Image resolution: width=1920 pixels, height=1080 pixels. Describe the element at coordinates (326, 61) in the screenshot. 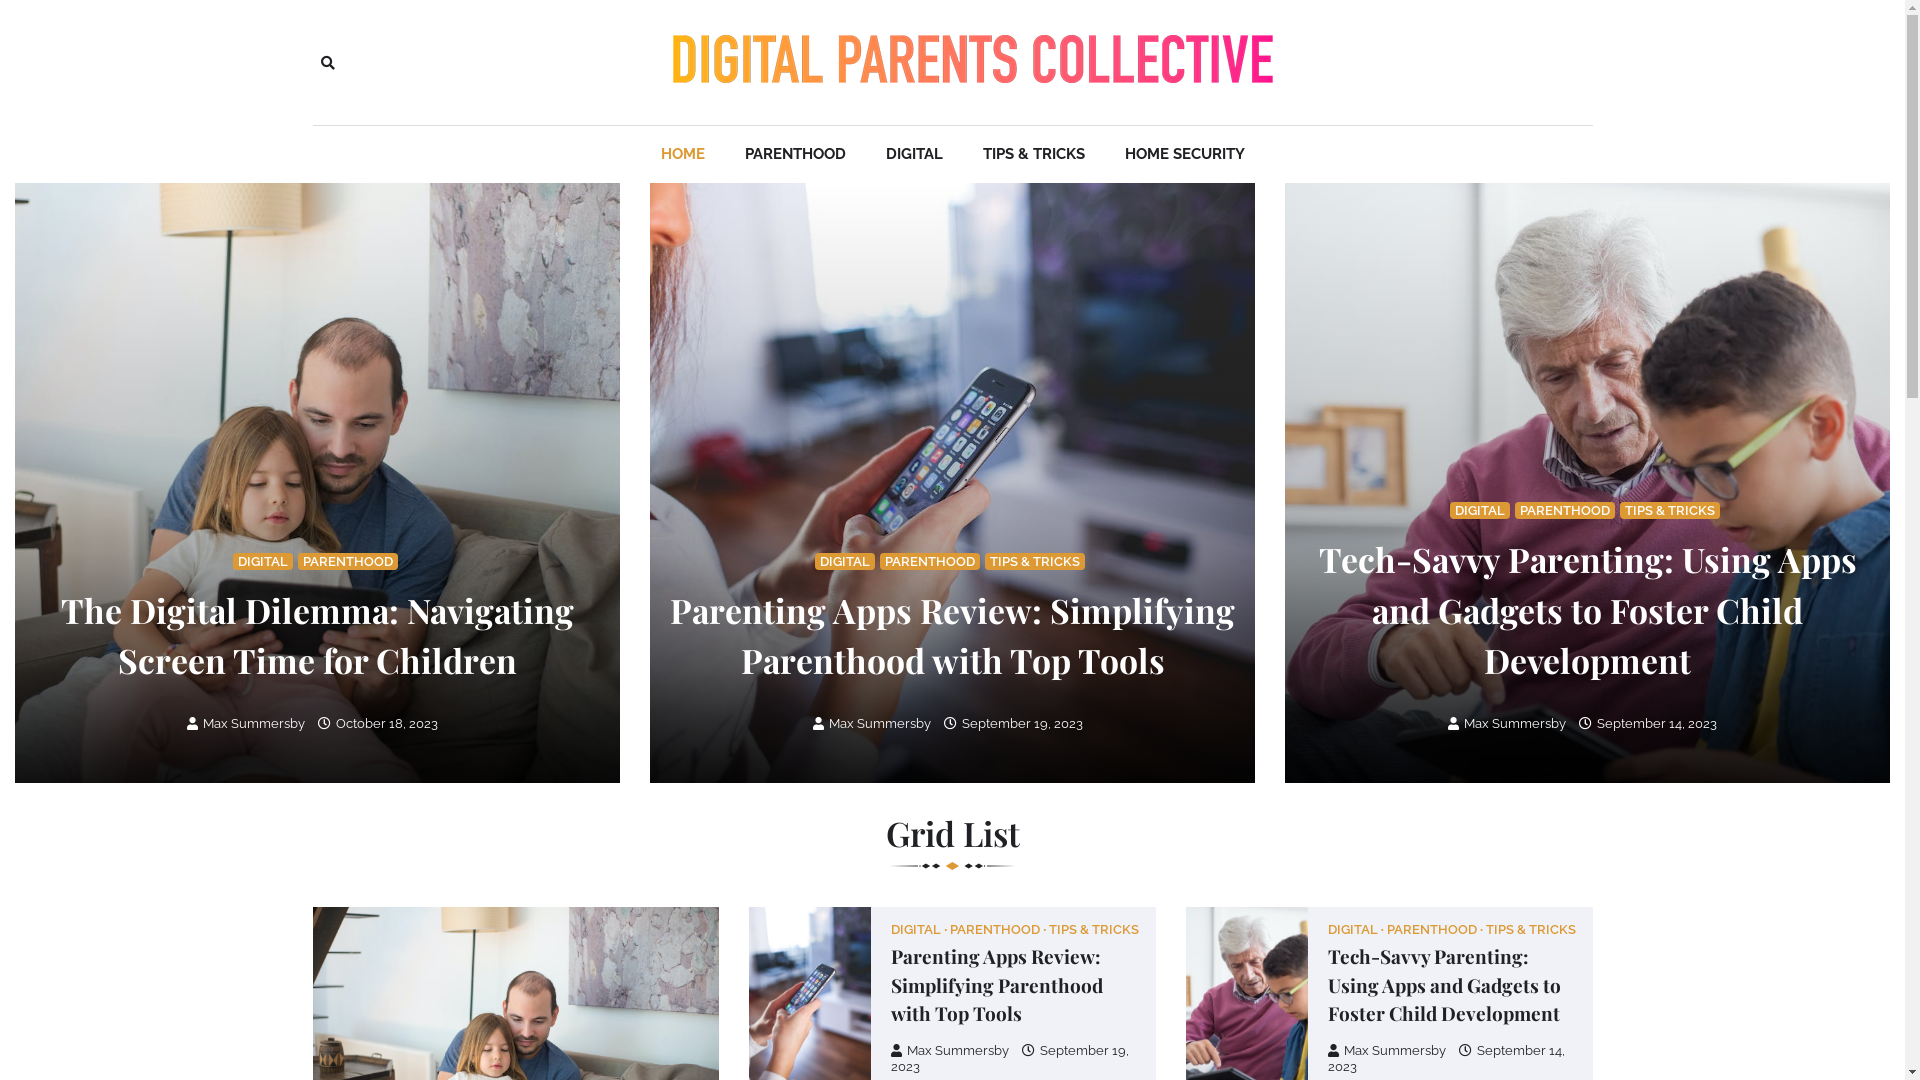

I see `'Search'` at that location.